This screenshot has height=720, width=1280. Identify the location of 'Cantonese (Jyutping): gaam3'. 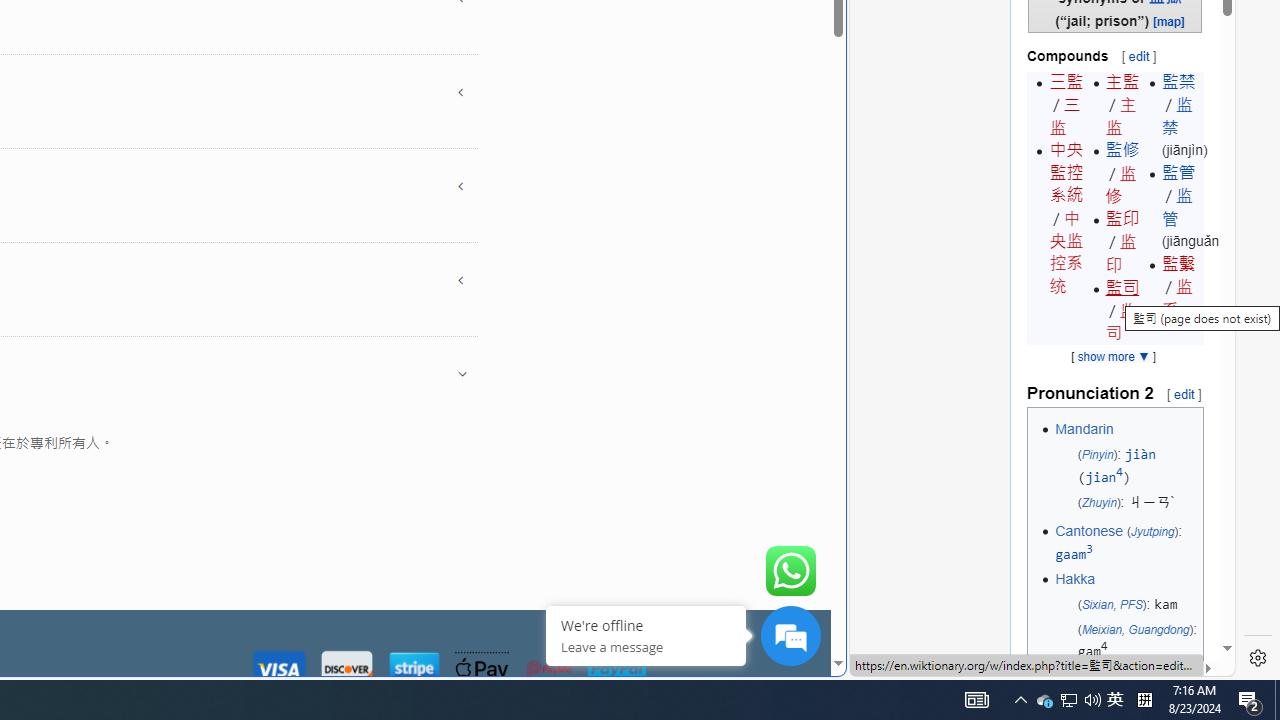
(1126, 543).